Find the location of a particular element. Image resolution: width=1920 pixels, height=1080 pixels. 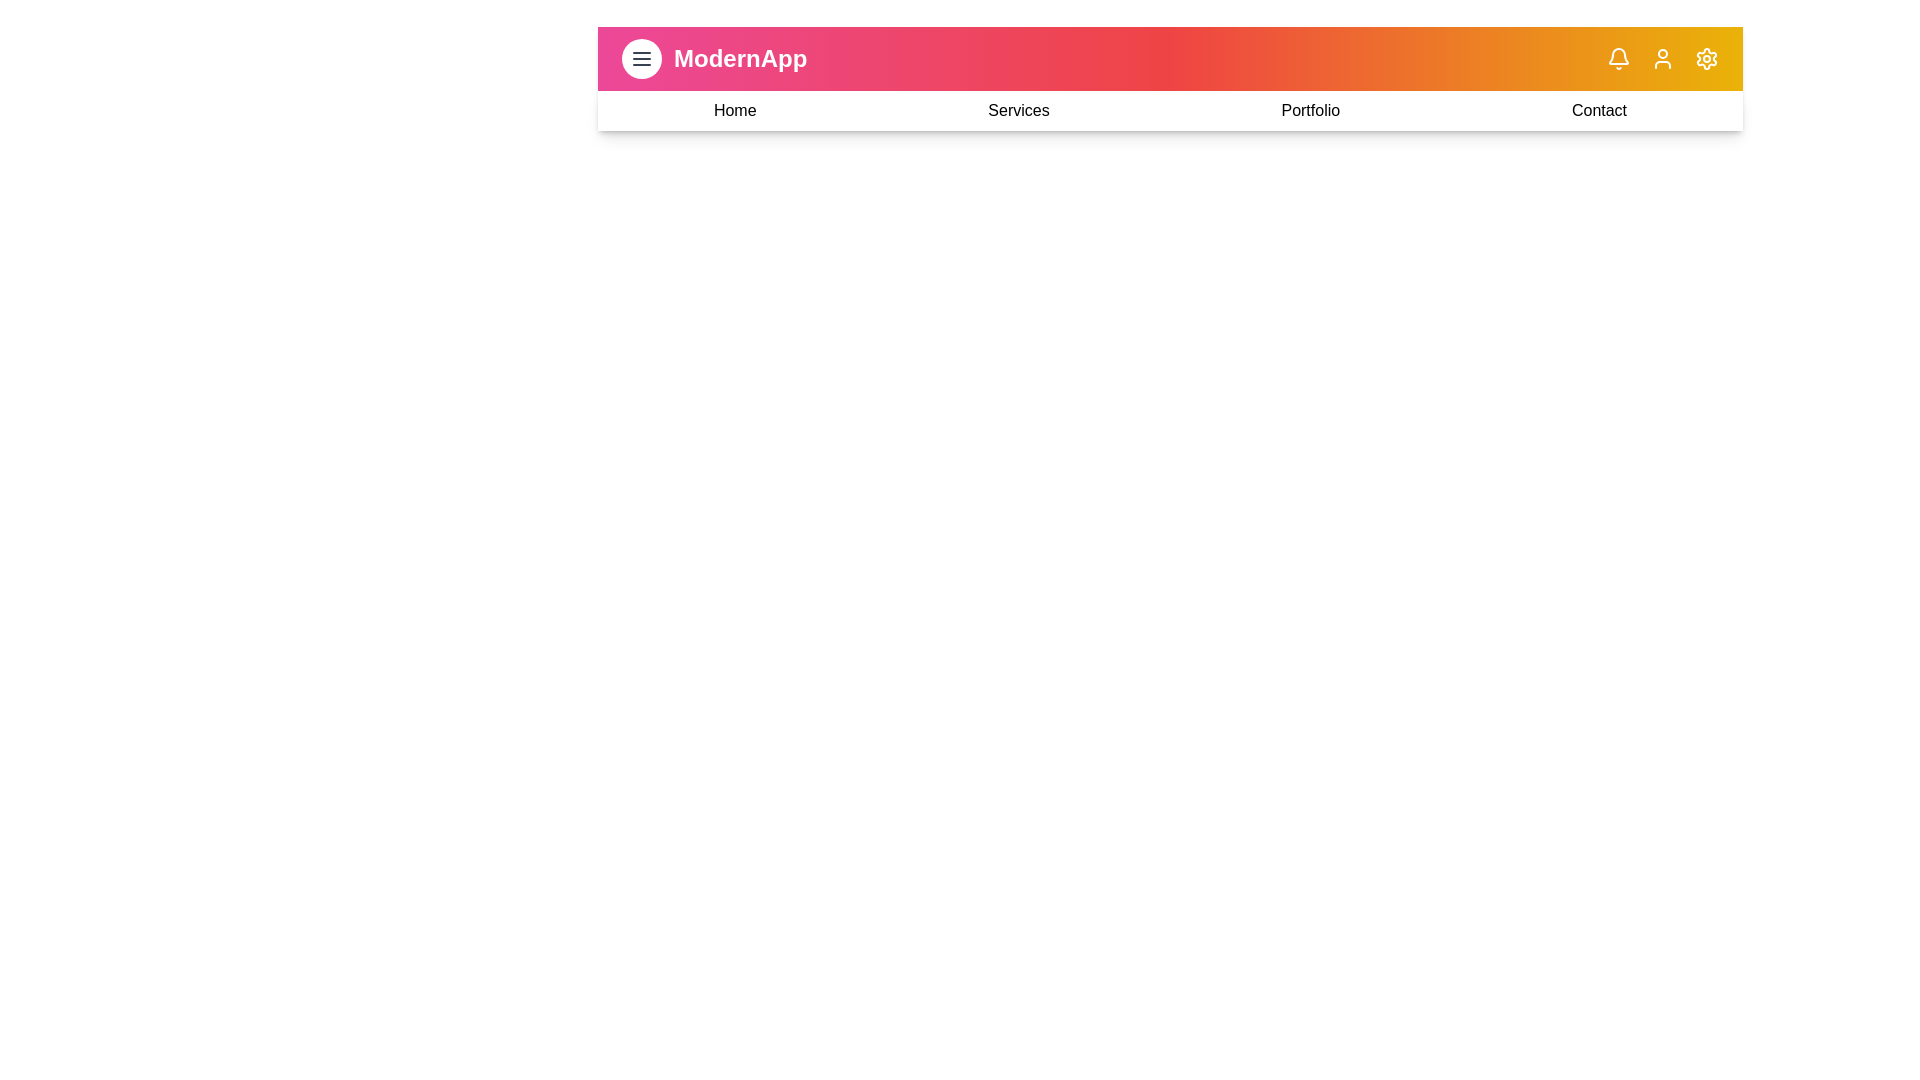

the settings icon in the app bar is located at coordinates (1706, 57).